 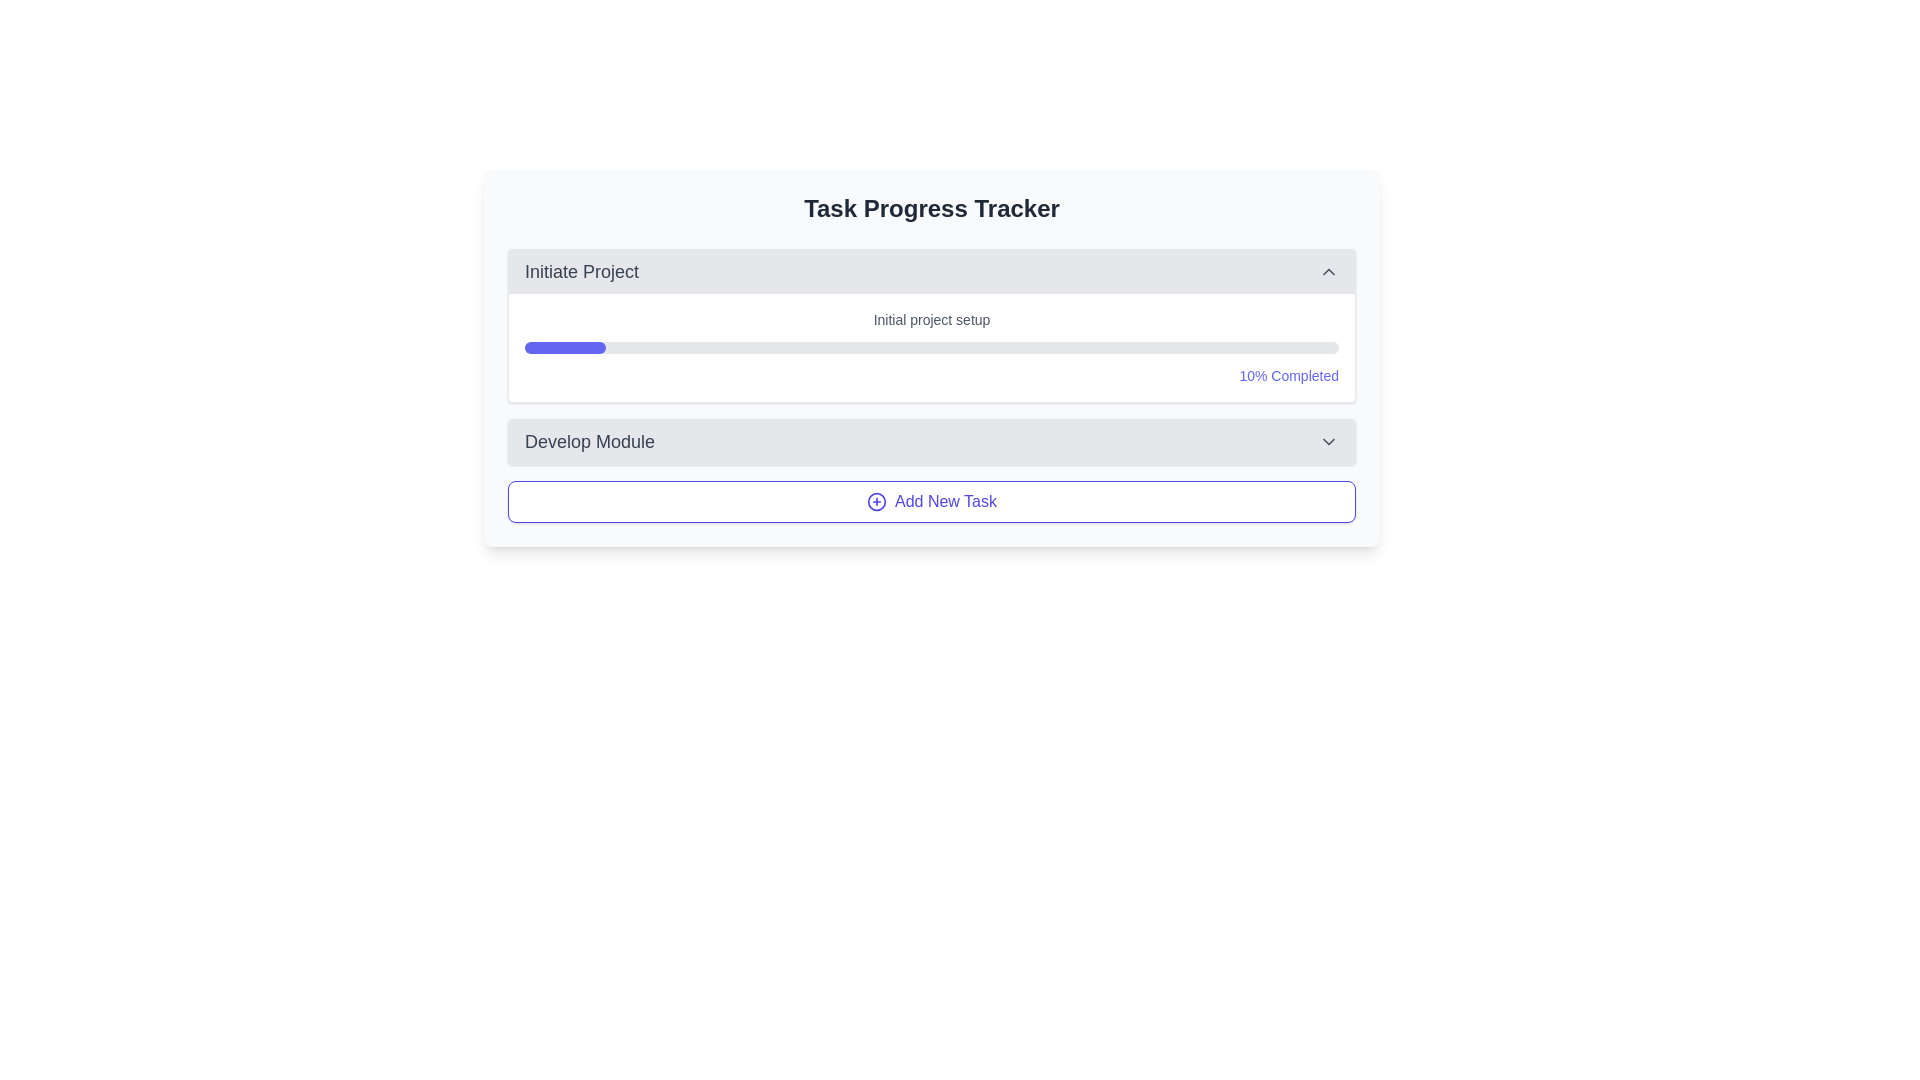 What do you see at coordinates (564, 346) in the screenshot?
I see `the Progress indicator located under the title 'Initiate Project', which visually conveys the completion status of a task and occupies the leftmost 10% of the progress bar` at bounding box center [564, 346].